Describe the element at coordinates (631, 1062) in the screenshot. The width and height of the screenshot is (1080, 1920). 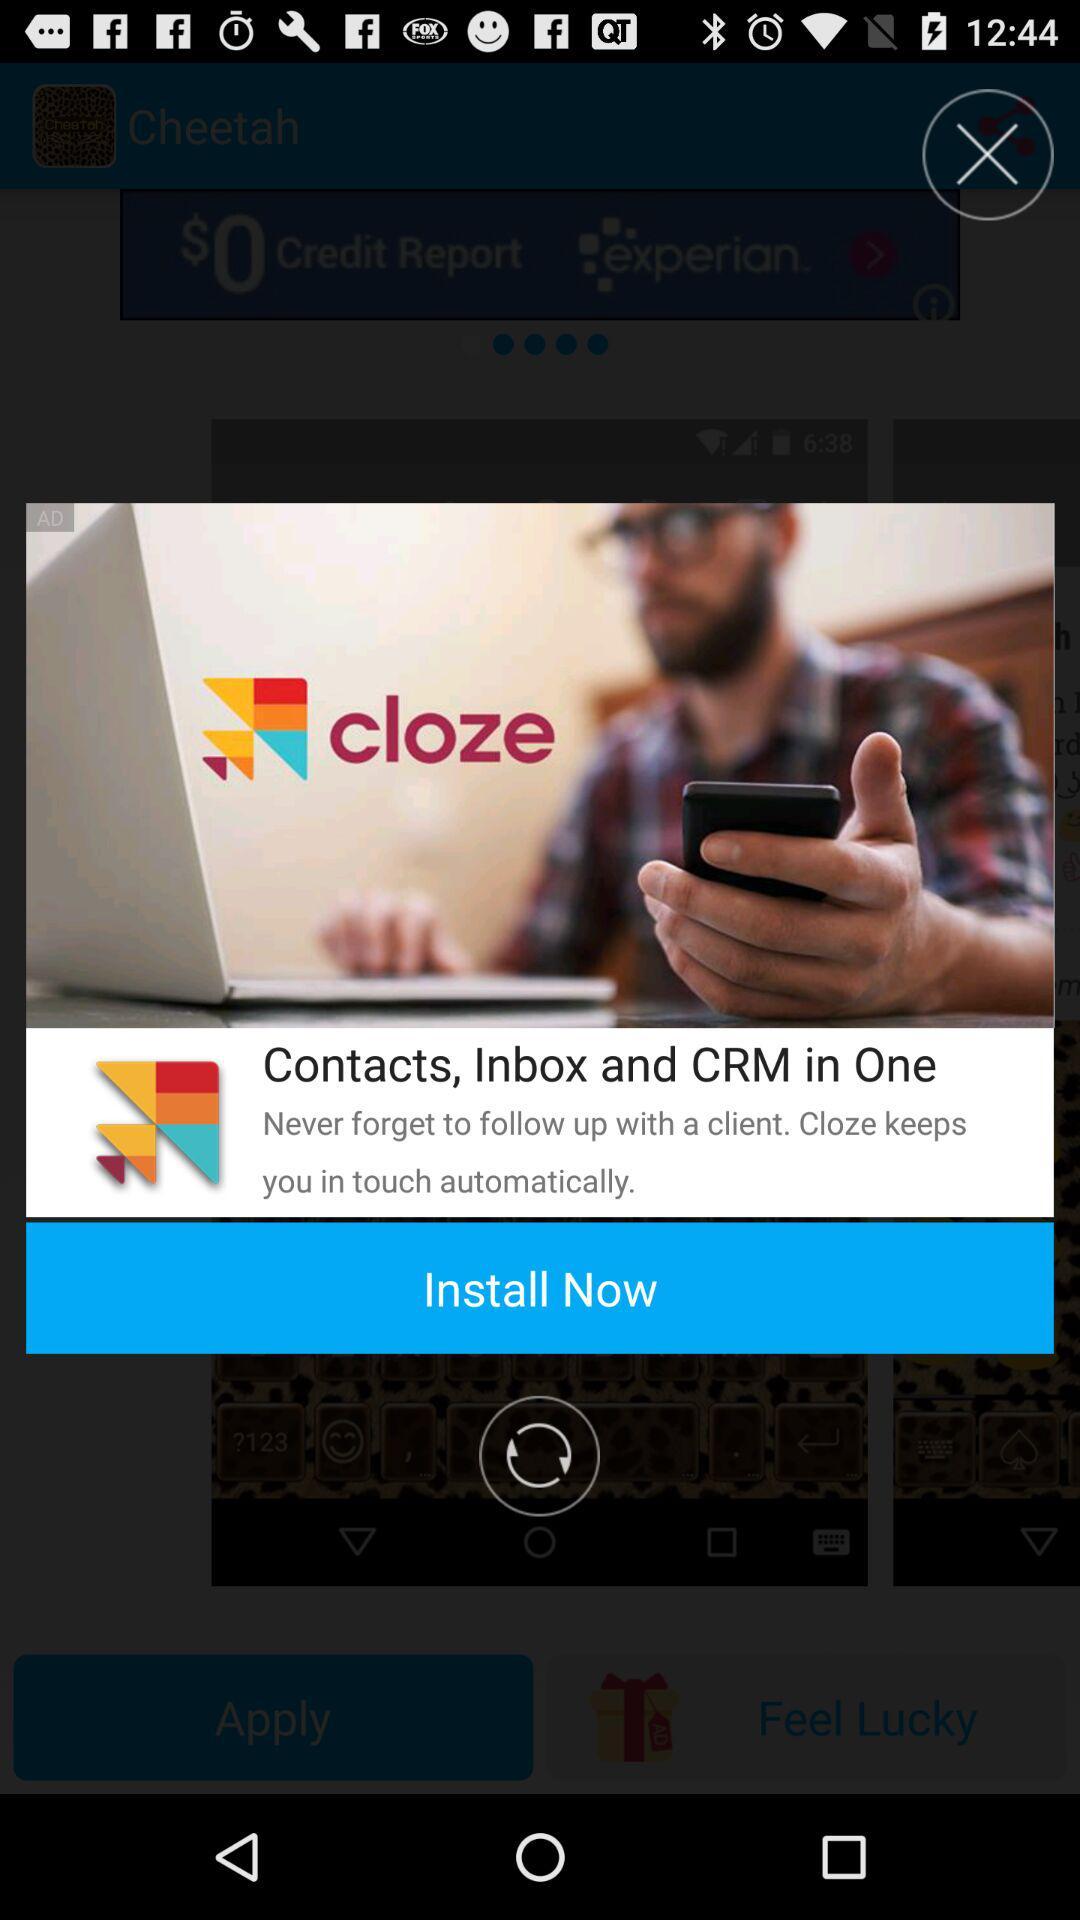
I see `contacts inbox and app` at that location.